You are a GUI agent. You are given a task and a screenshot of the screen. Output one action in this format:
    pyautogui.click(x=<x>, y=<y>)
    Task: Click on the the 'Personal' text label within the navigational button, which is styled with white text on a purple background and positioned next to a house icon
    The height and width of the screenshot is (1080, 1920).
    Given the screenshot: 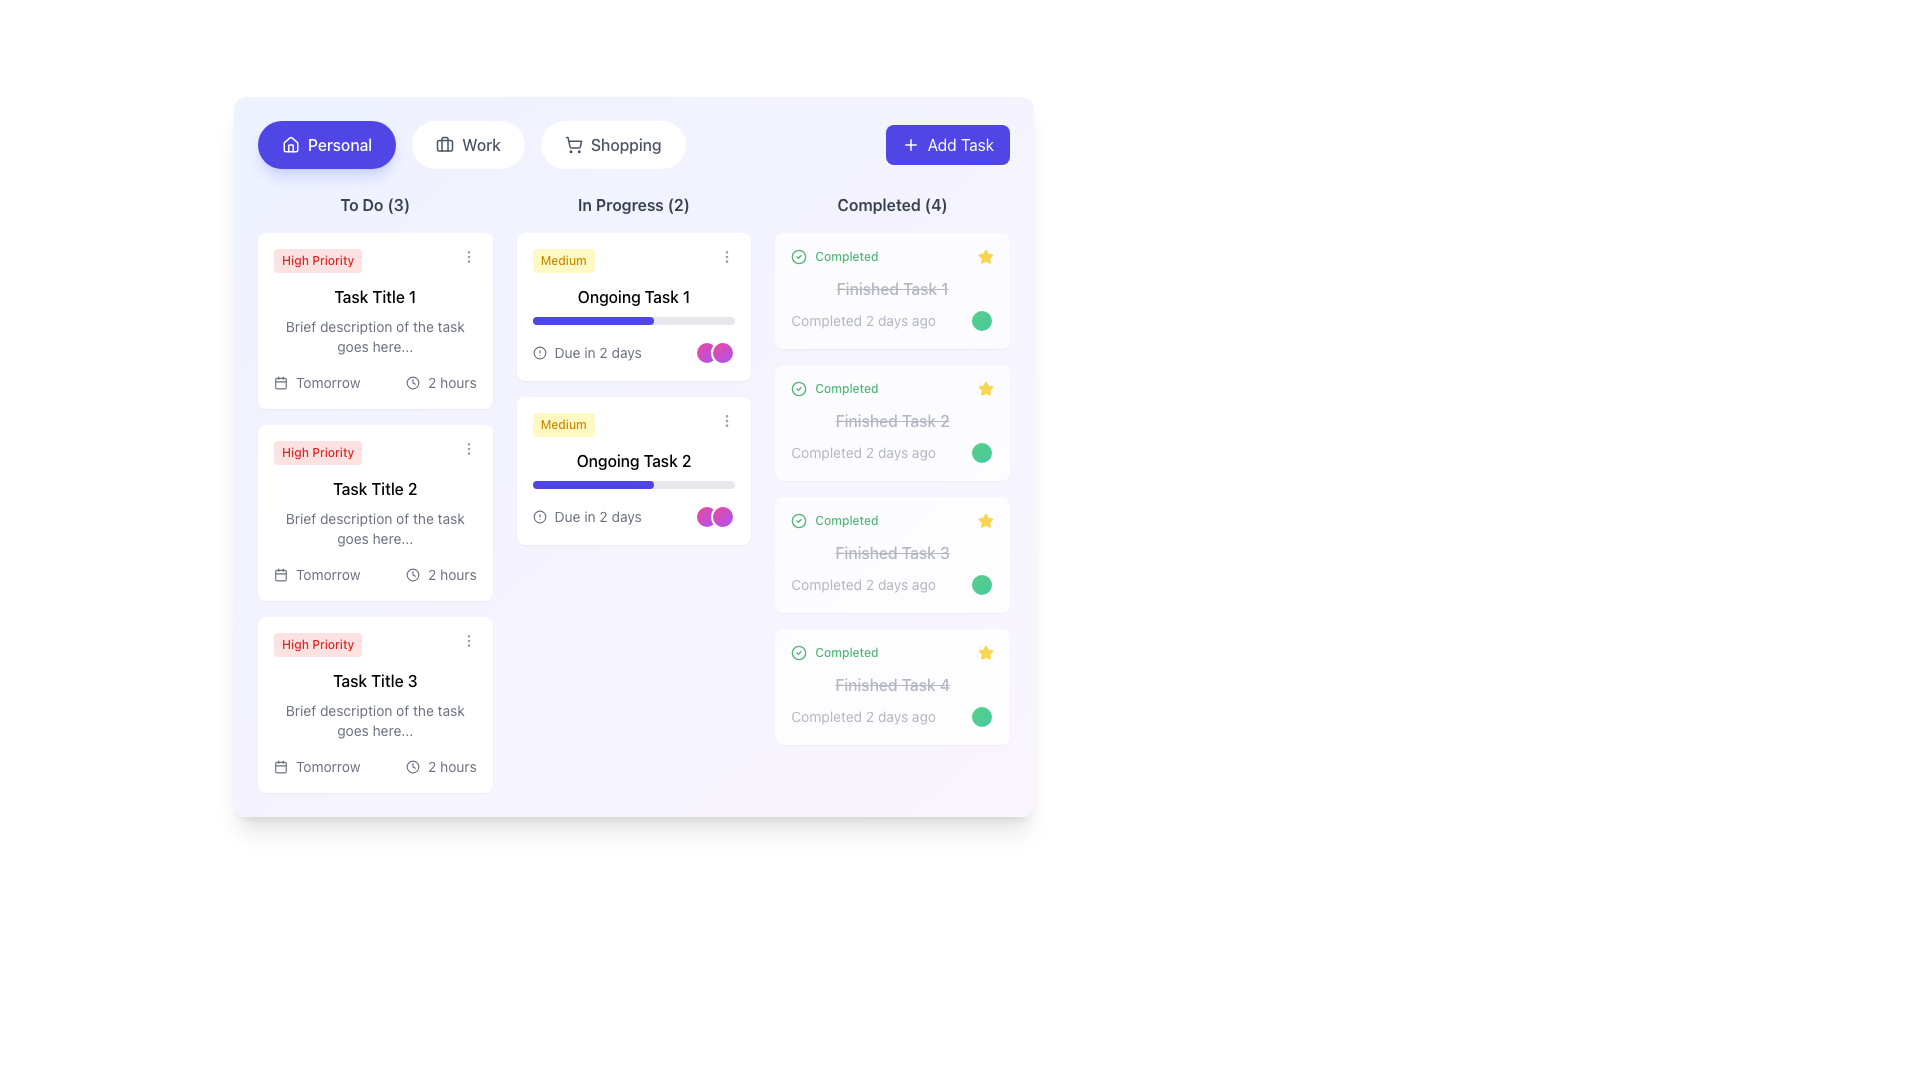 What is the action you would take?
    pyautogui.click(x=340, y=144)
    